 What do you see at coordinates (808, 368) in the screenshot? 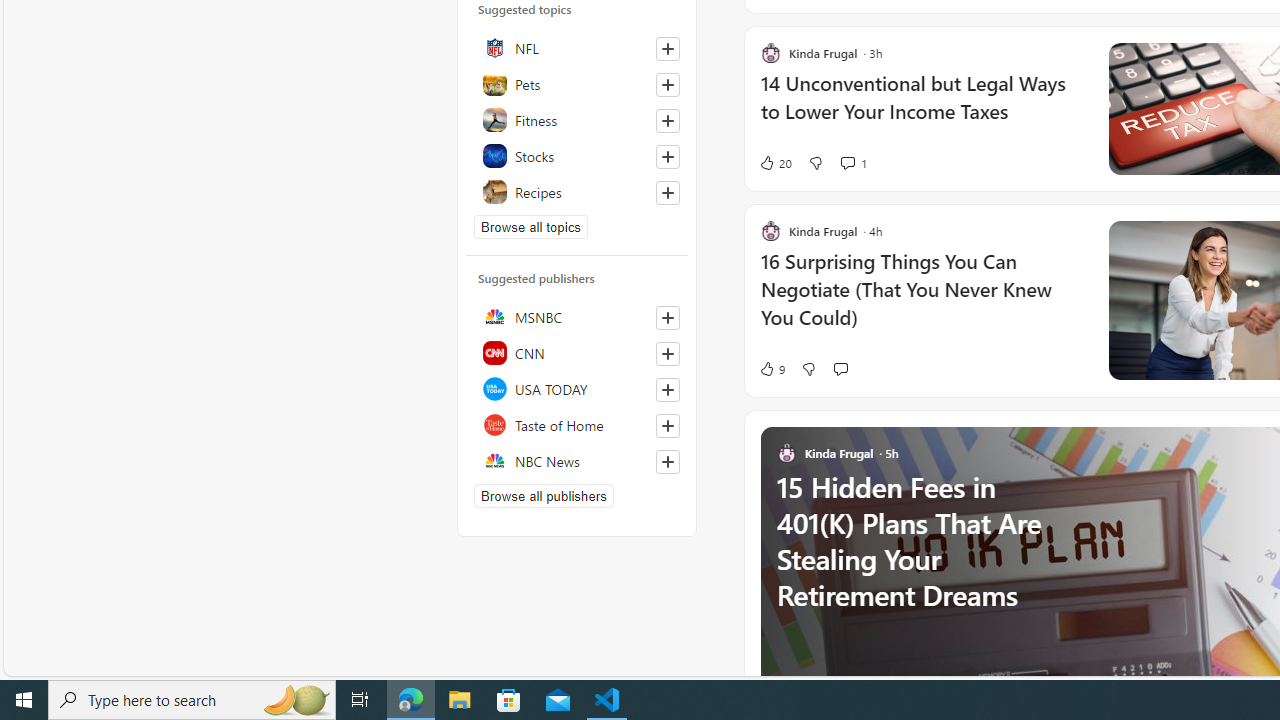
I see `'Dislike'` at bounding box center [808, 368].